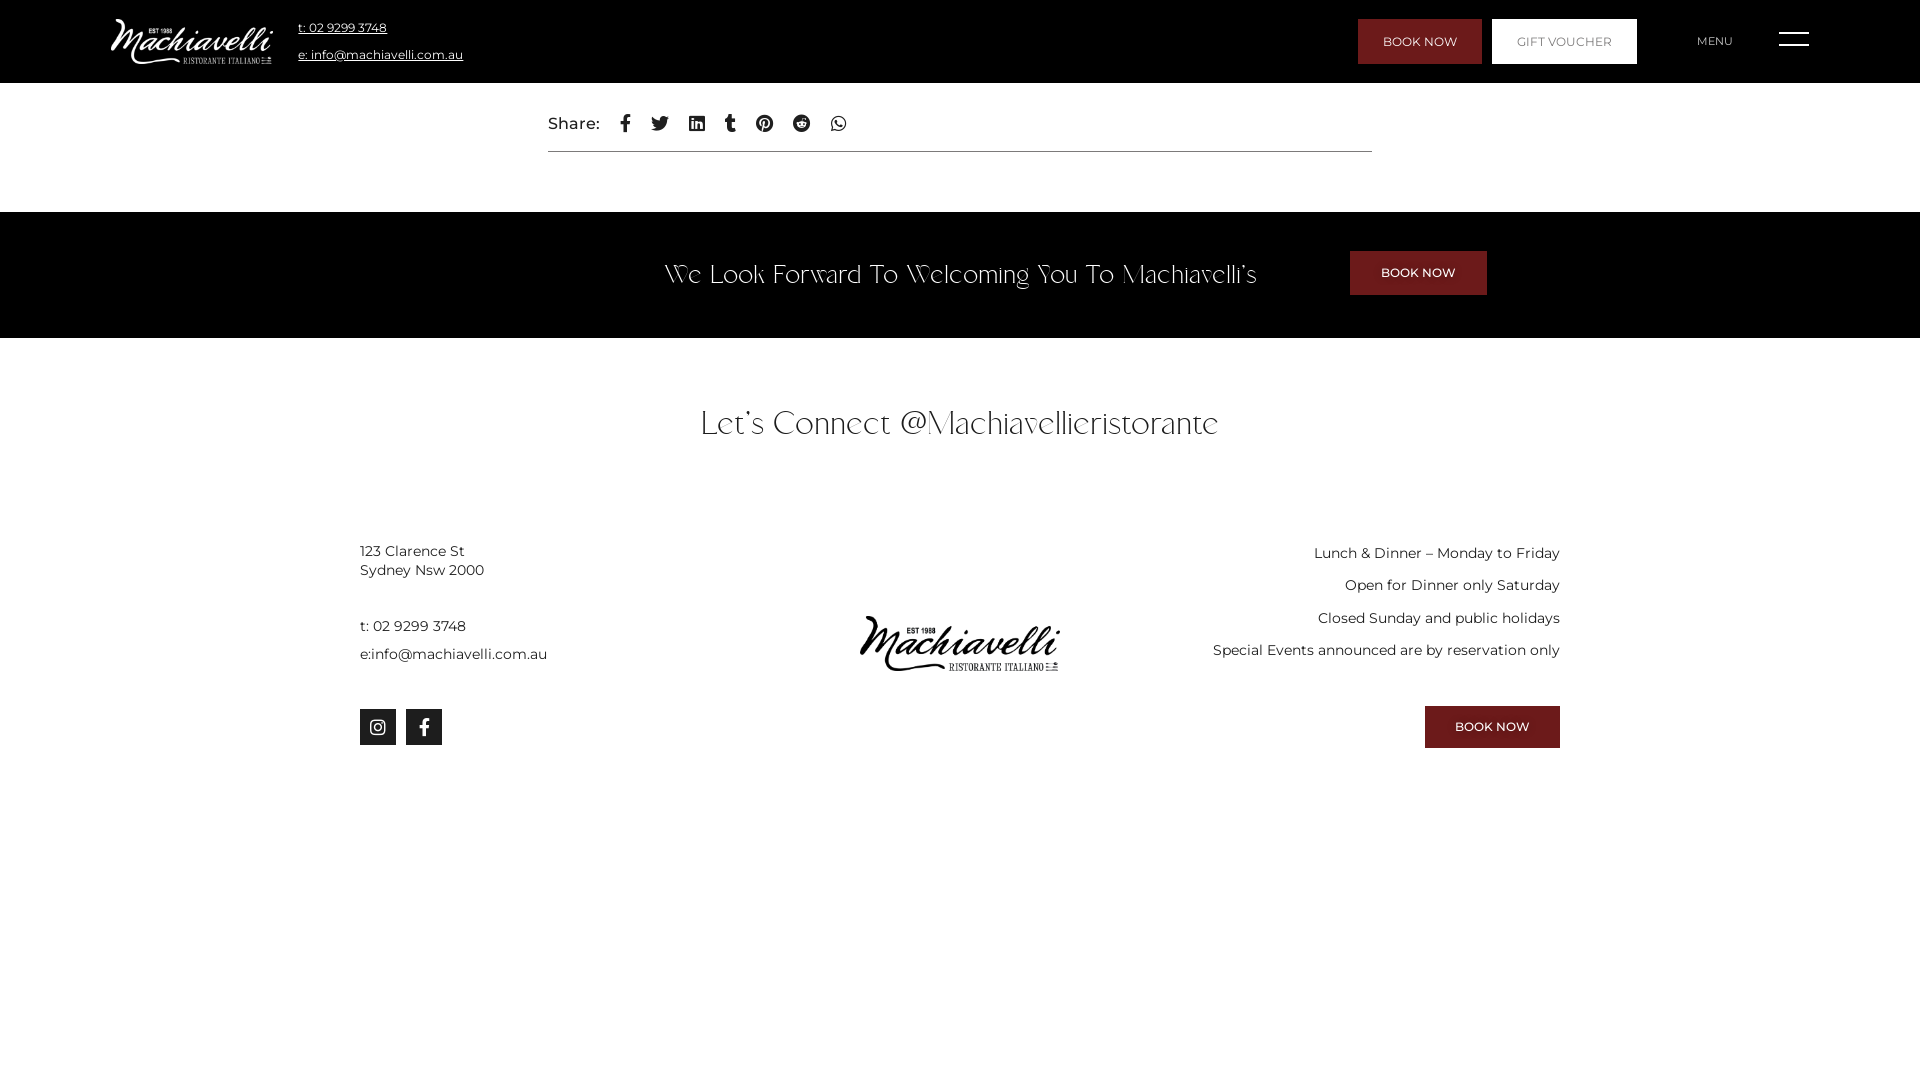  What do you see at coordinates (1417, 273) in the screenshot?
I see `'BOOK NOW'` at bounding box center [1417, 273].